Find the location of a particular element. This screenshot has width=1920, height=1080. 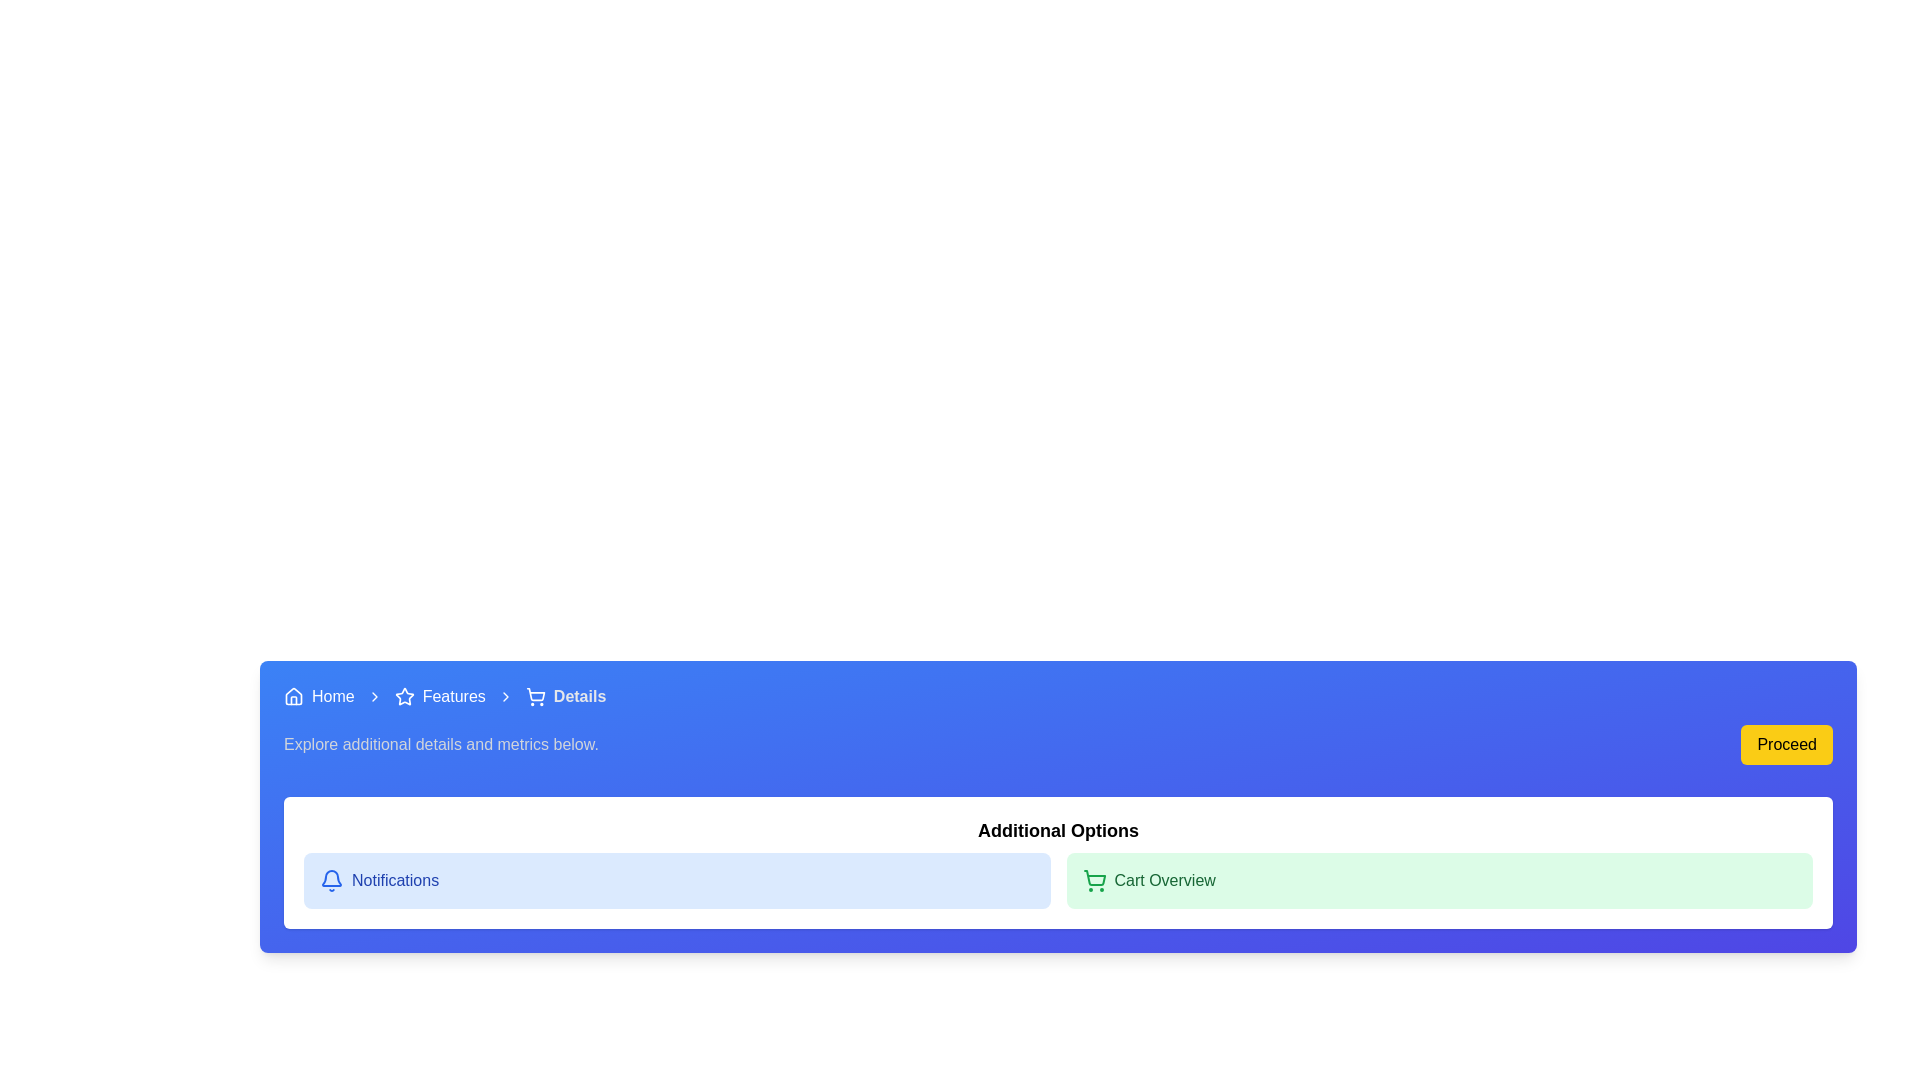

the descriptive text label located to the right of the bell-shaped icon, which provides contextual information about notifications is located at coordinates (395, 879).